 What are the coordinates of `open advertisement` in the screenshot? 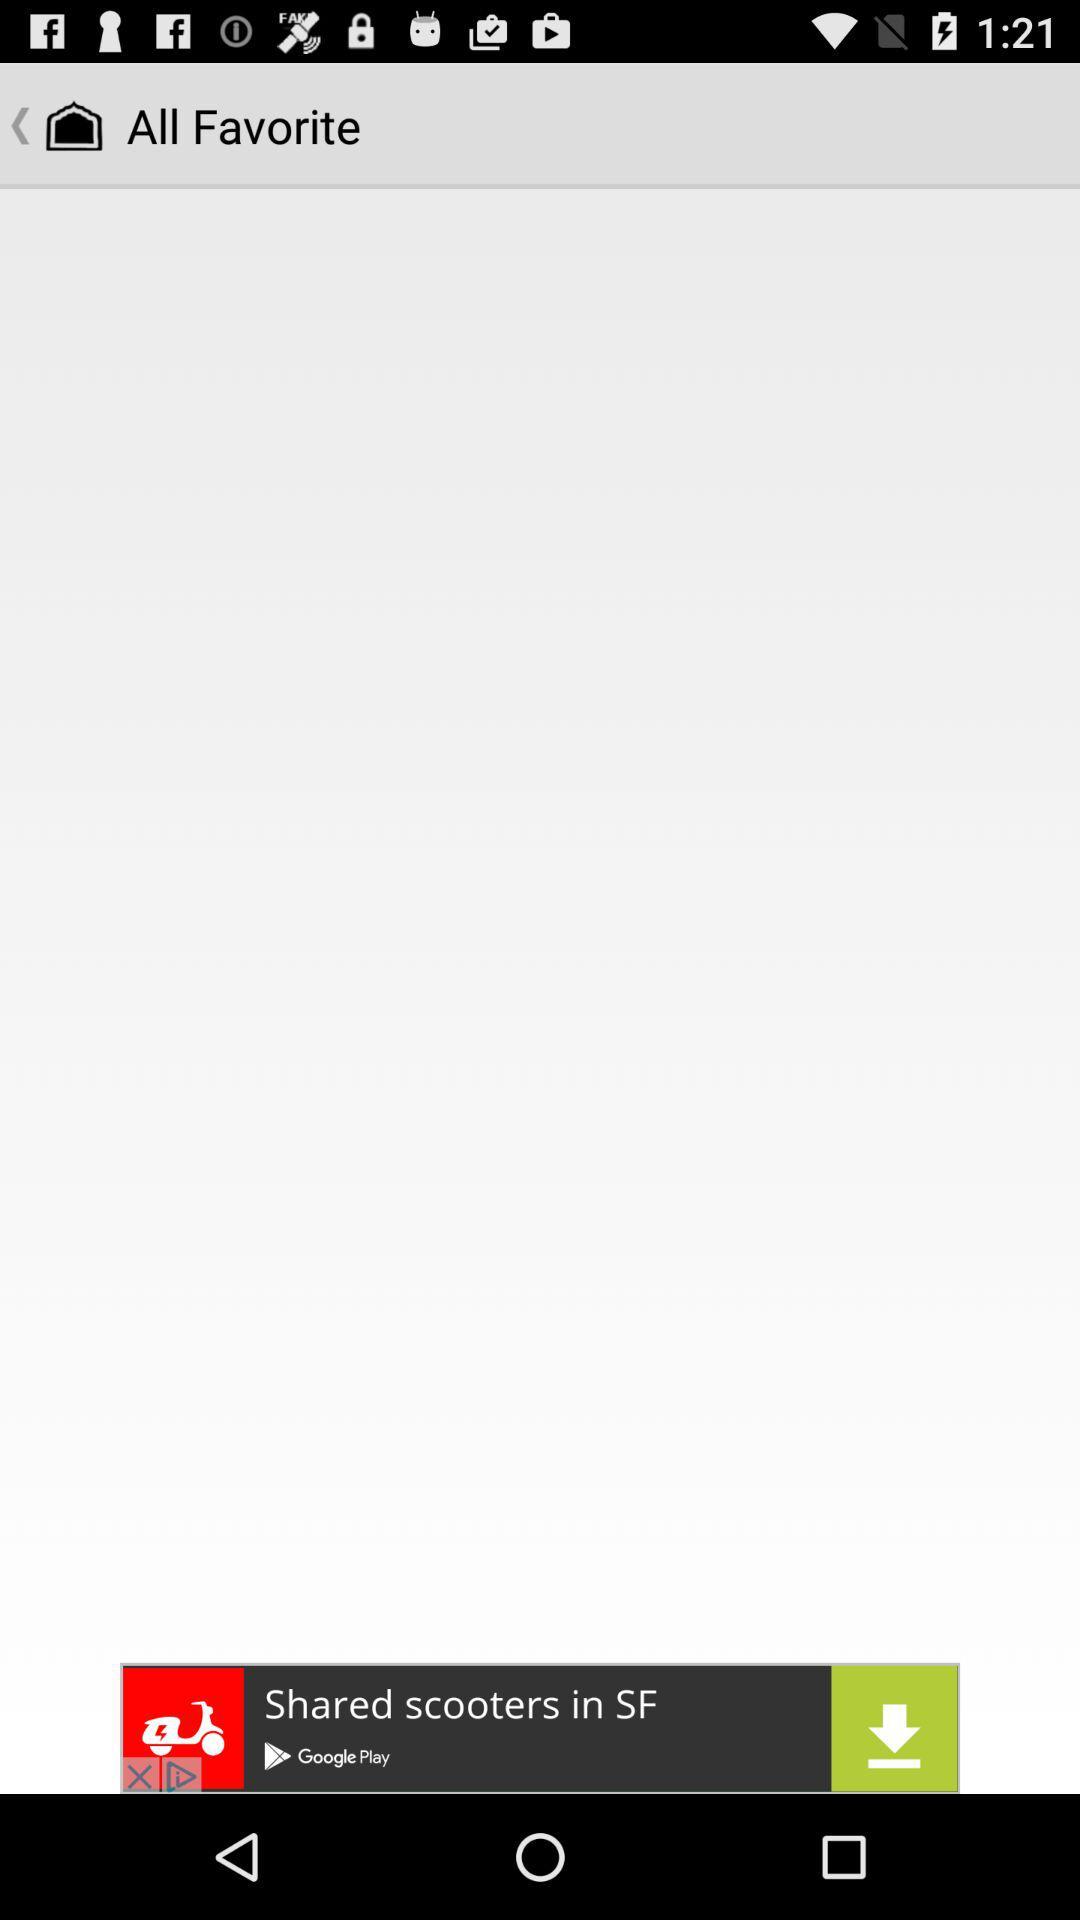 It's located at (540, 1727).